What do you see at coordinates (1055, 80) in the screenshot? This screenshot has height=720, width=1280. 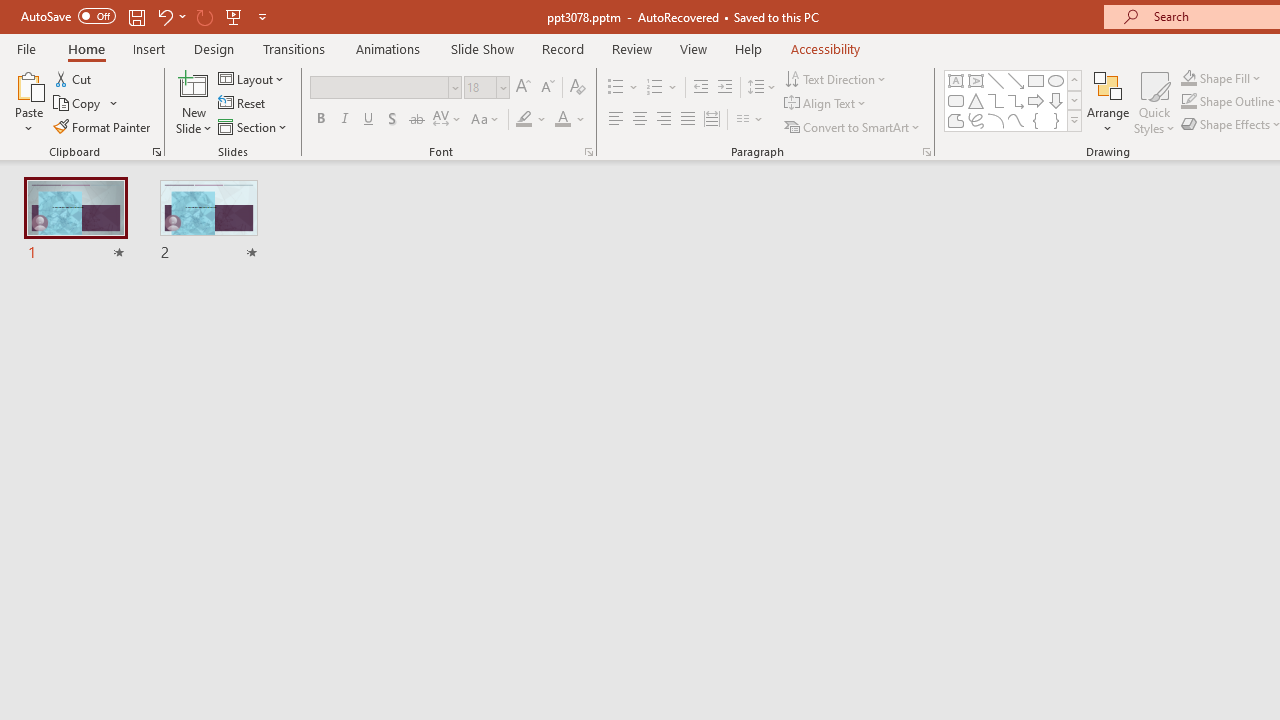 I see `'Oval'` at bounding box center [1055, 80].